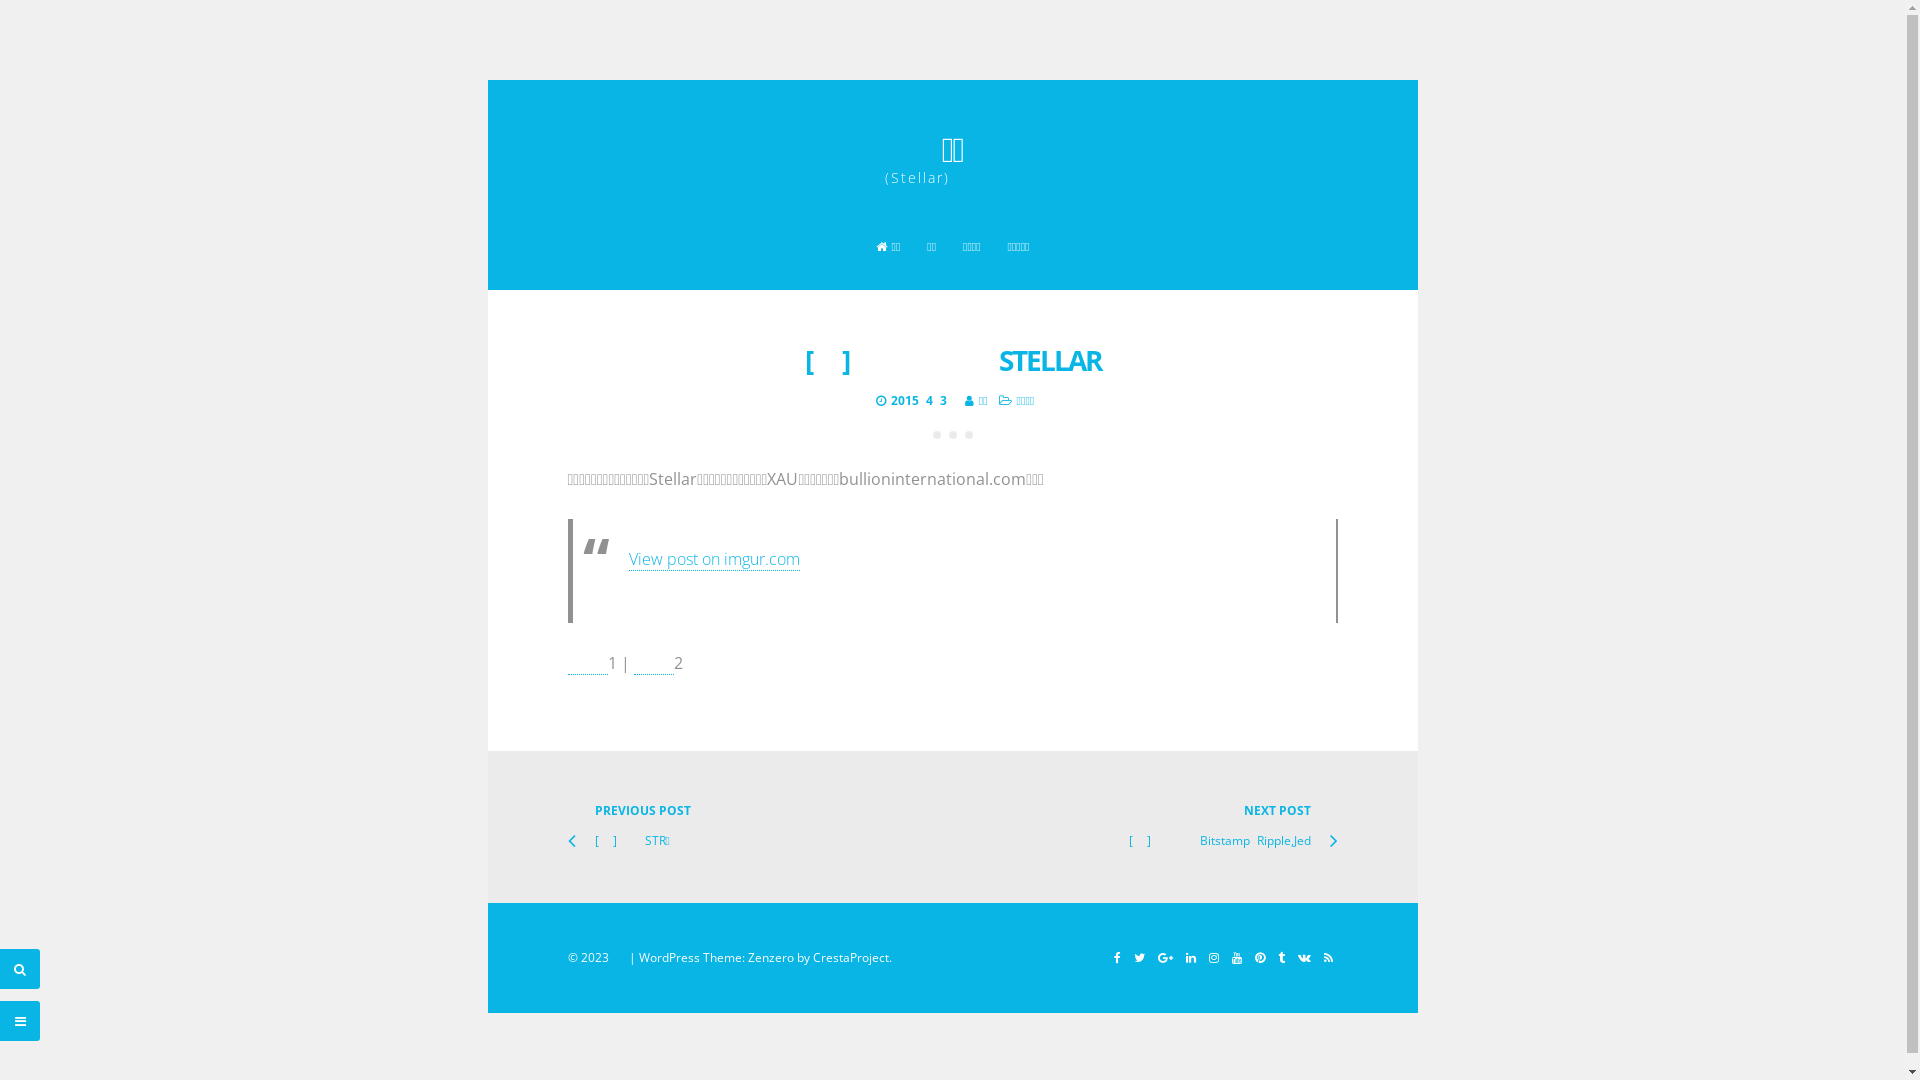 This screenshot has width=1920, height=1080. I want to click on 'View post on imgur.com', so click(713, 559).